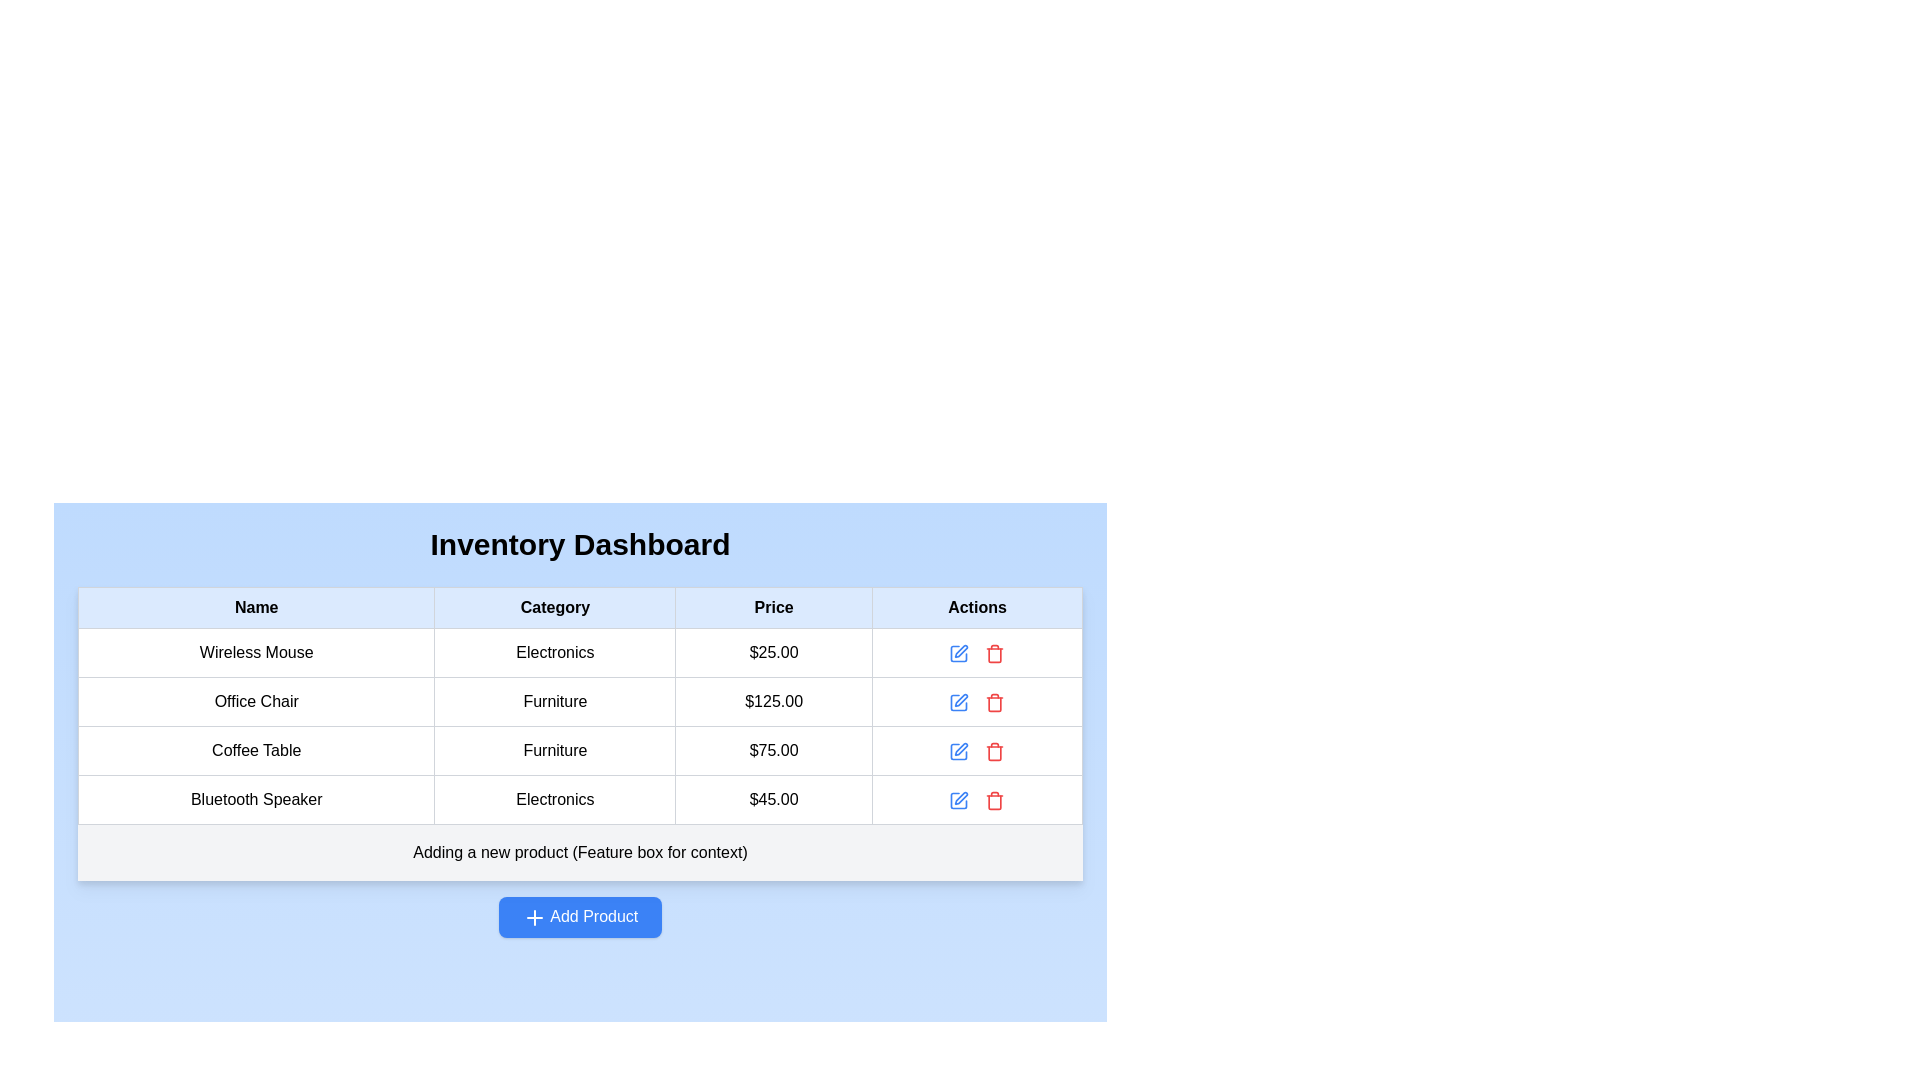 The height and width of the screenshot is (1080, 1920). Describe the element at coordinates (961, 749) in the screenshot. I see `the small pen and square icon located in the 'Actions' column of the fourth row of the table, aligned with the item 'Coffee Table'` at that location.